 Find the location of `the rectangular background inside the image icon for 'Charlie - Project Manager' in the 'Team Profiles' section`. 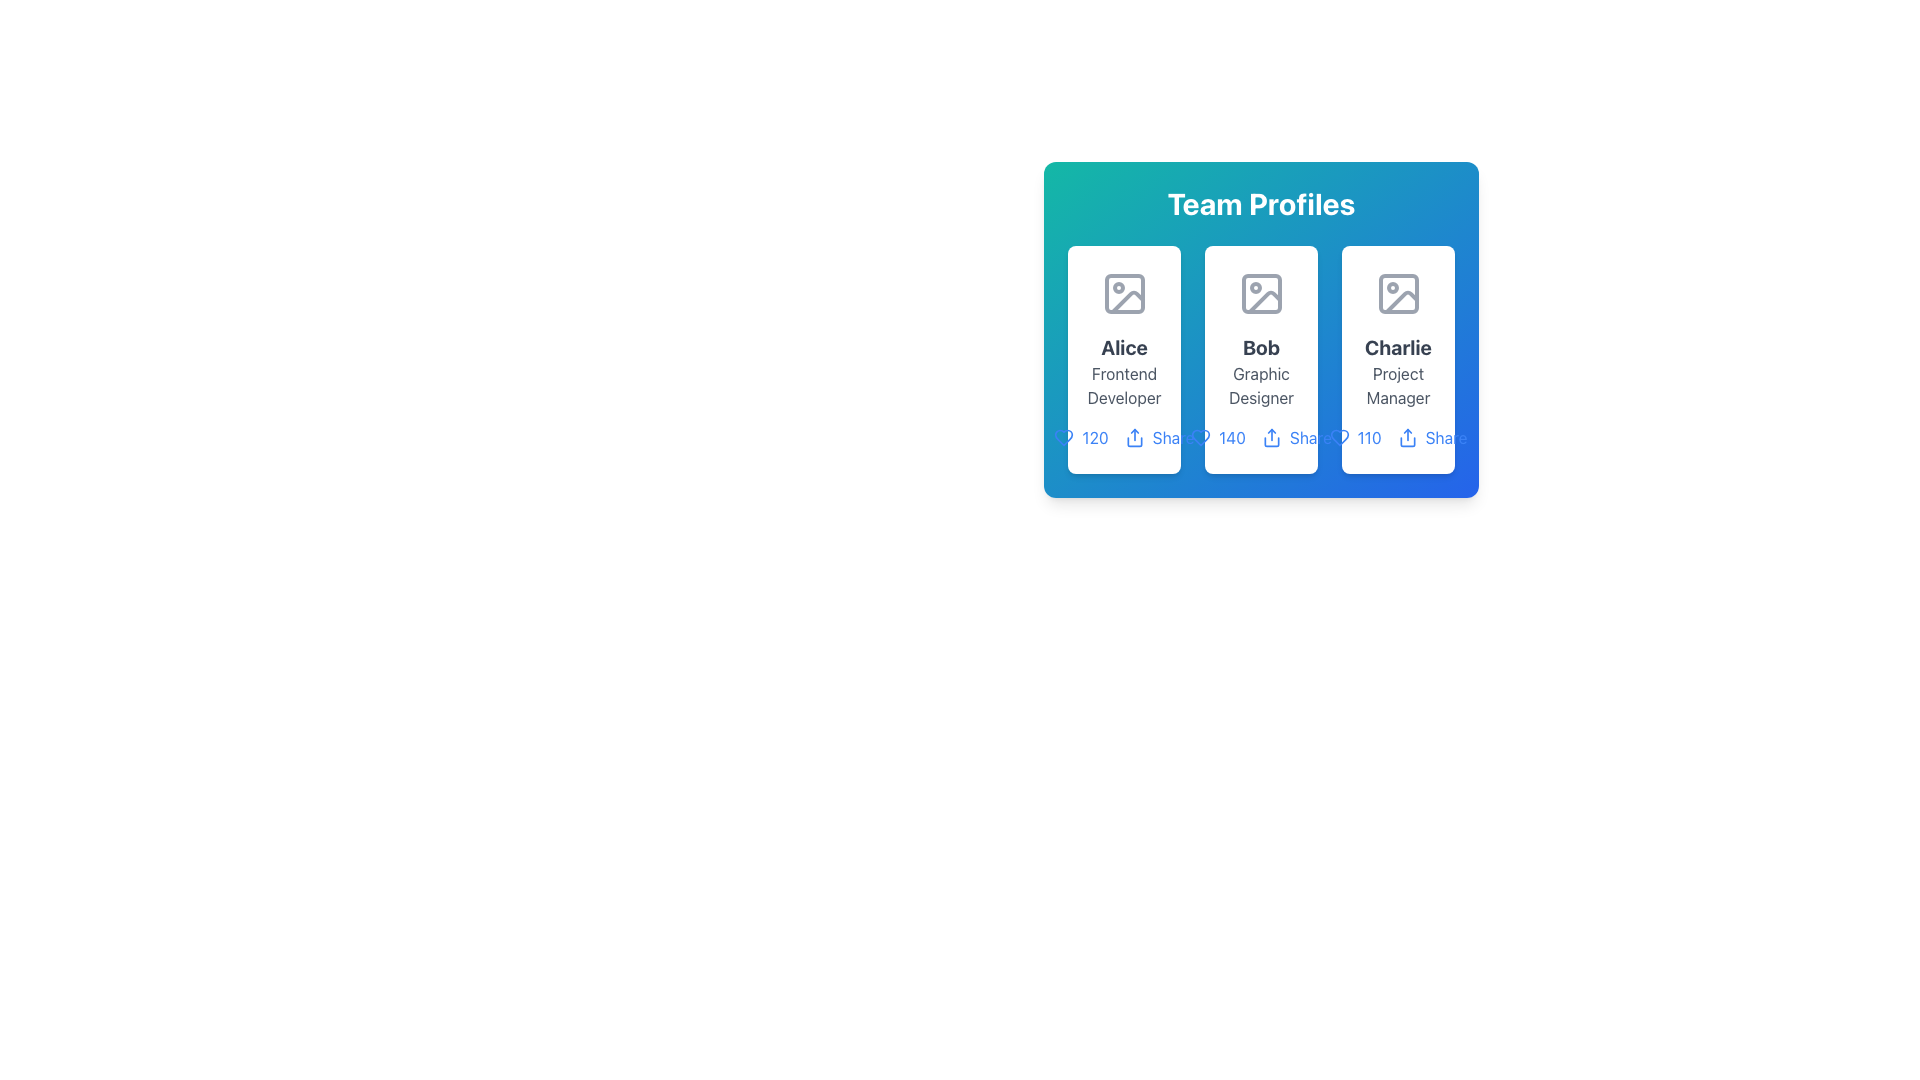

the rectangular background inside the image icon for 'Charlie - Project Manager' in the 'Team Profiles' section is located at coordinates (1397, 293).